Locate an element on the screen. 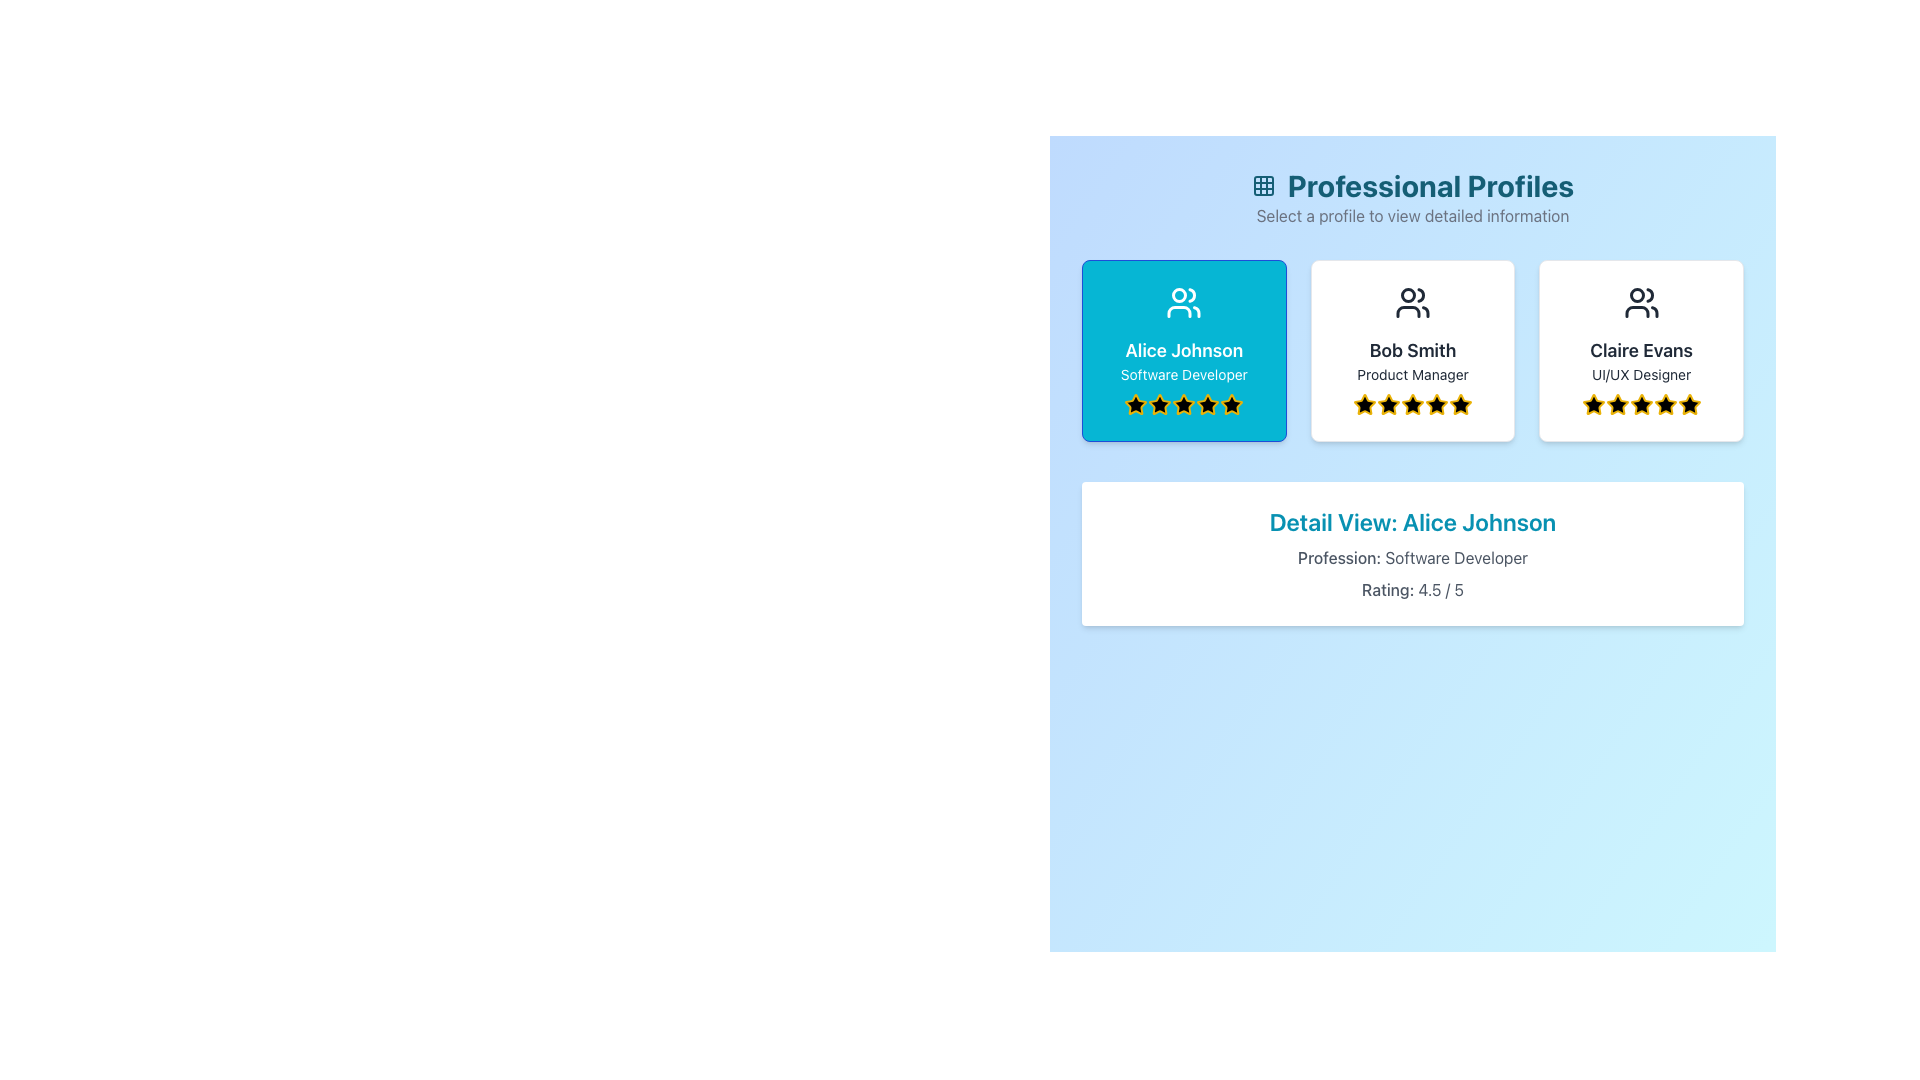 This screenshot has height=1080, width=1920. text content of the Text Information element that informs the user about Alice Johnson's profession, located below the title 'Detail View: Alice Johnson' and above the 'Rating: 4.5 / 5' is located at coordinates (1411, 558).